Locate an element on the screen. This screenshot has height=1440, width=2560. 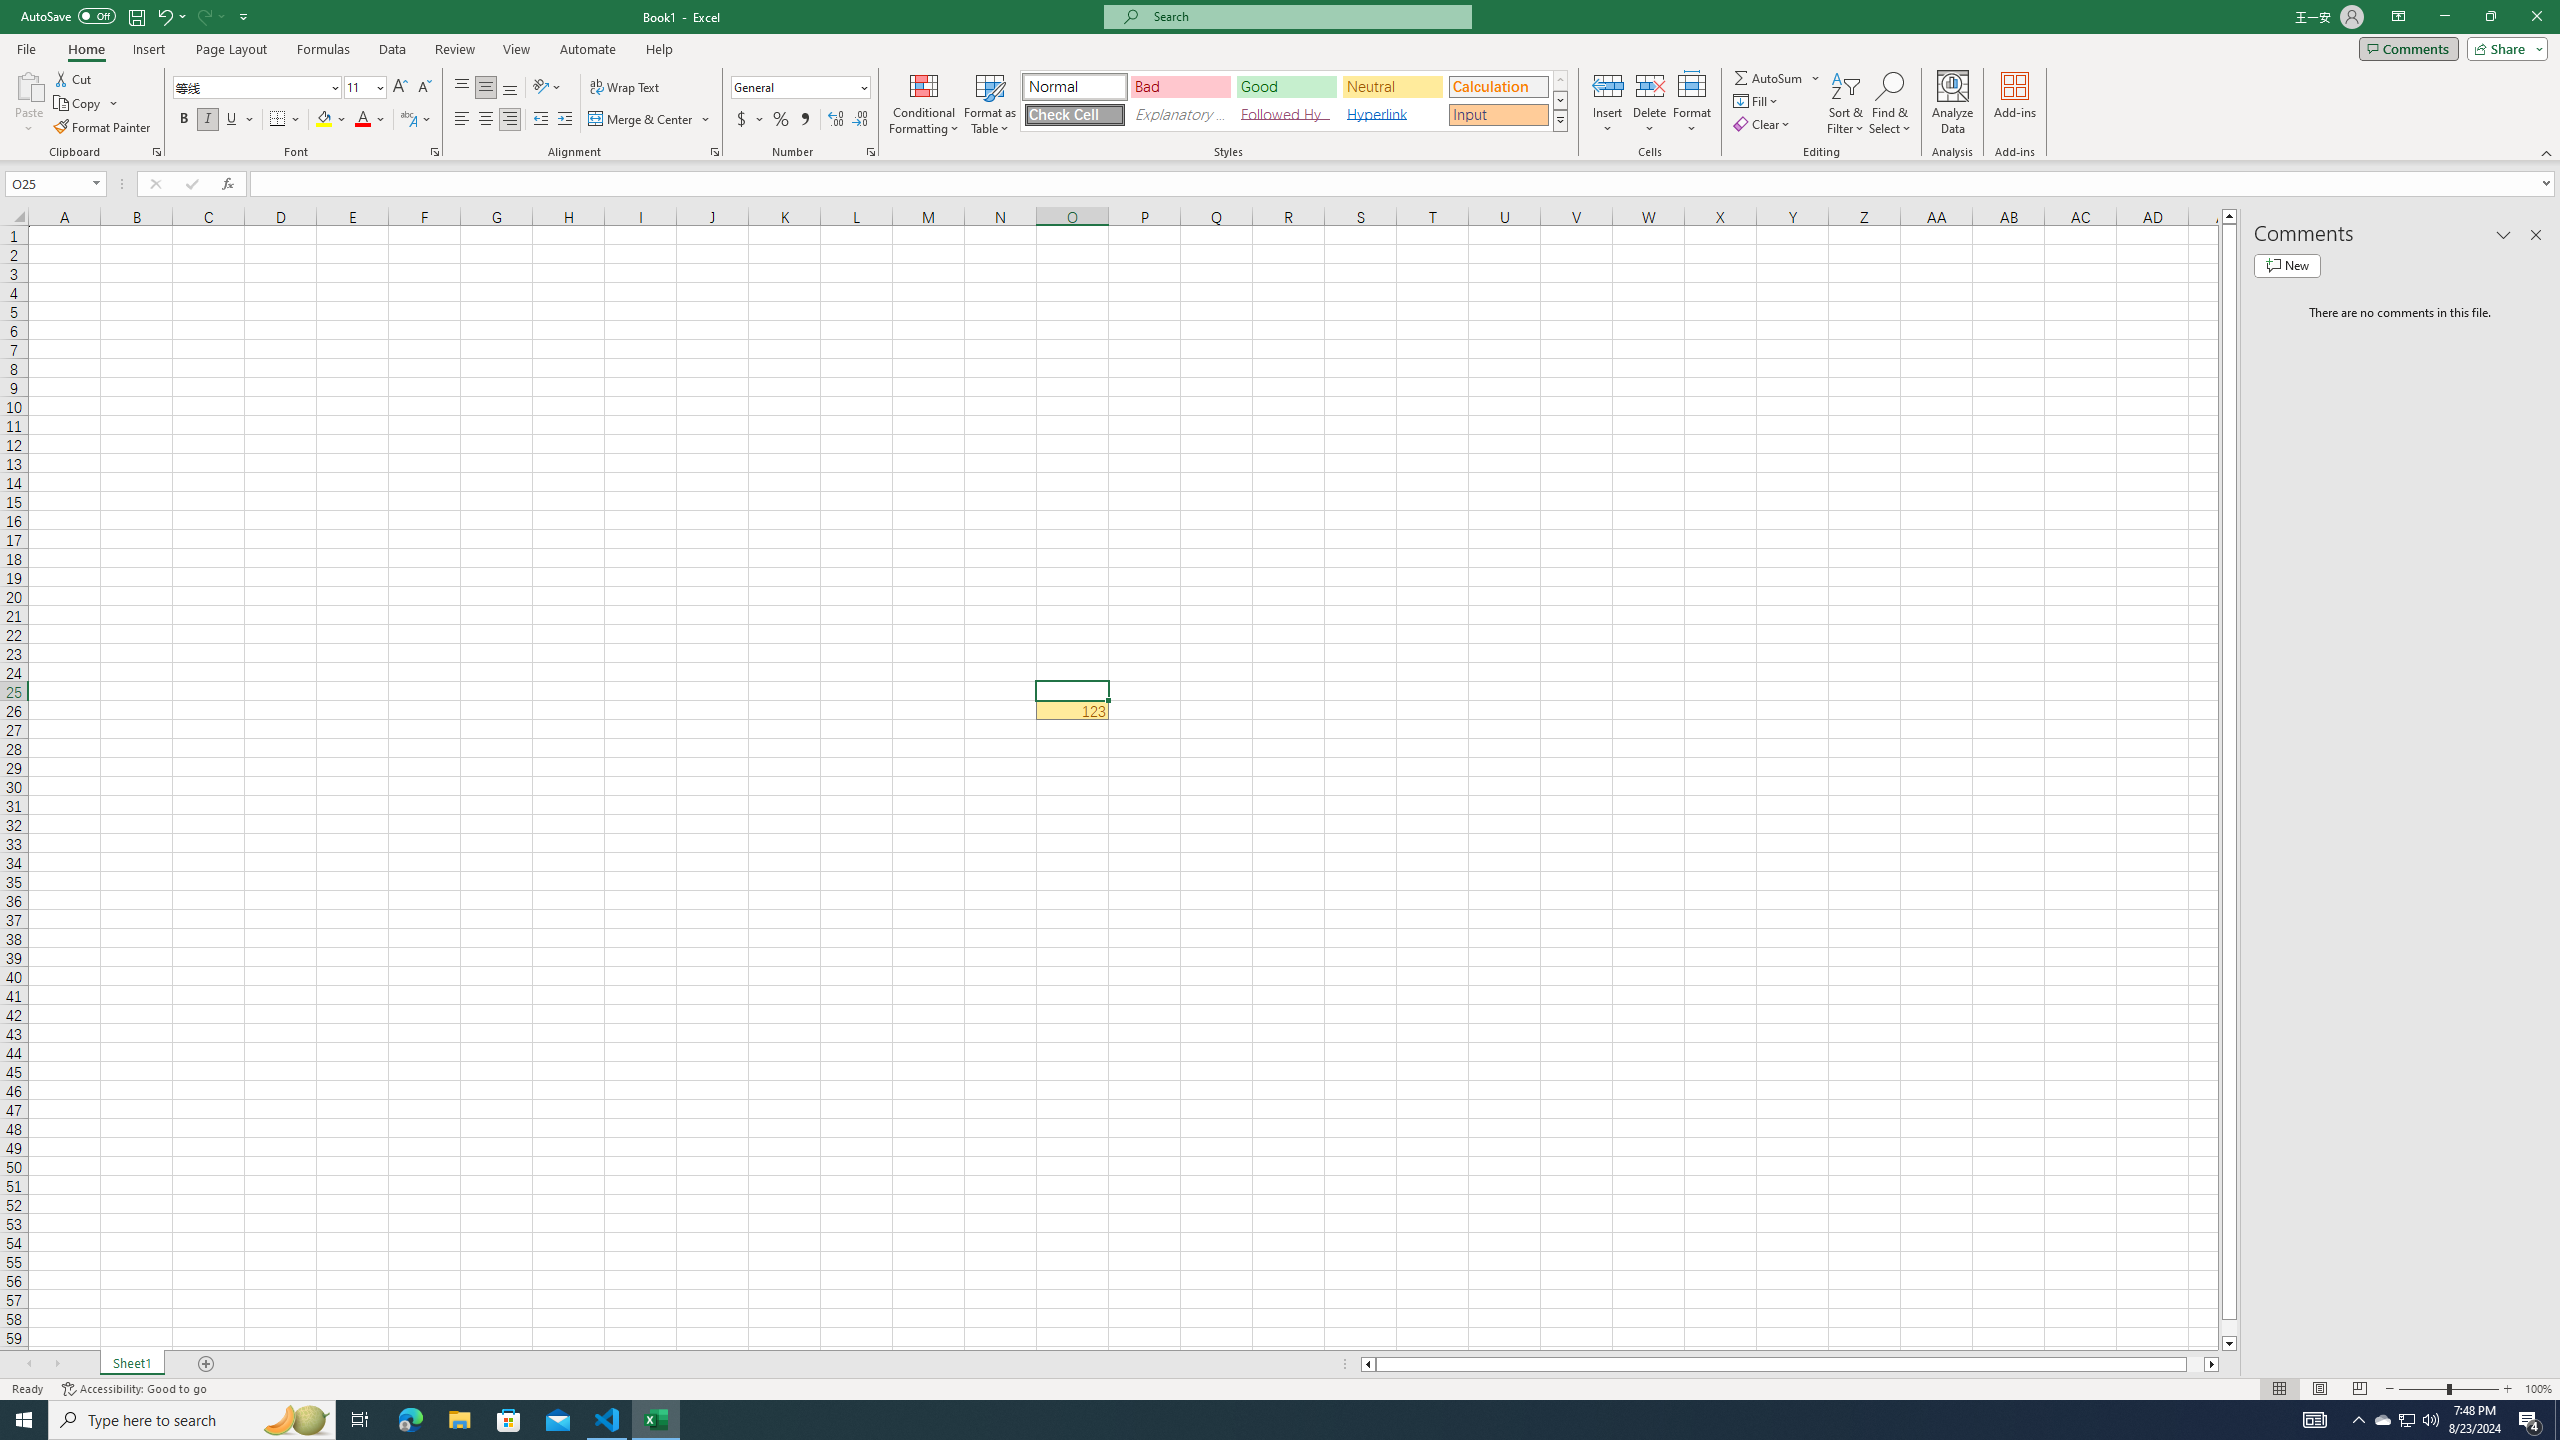
'Accounting Number Format' is located at coordinates (741, 118).